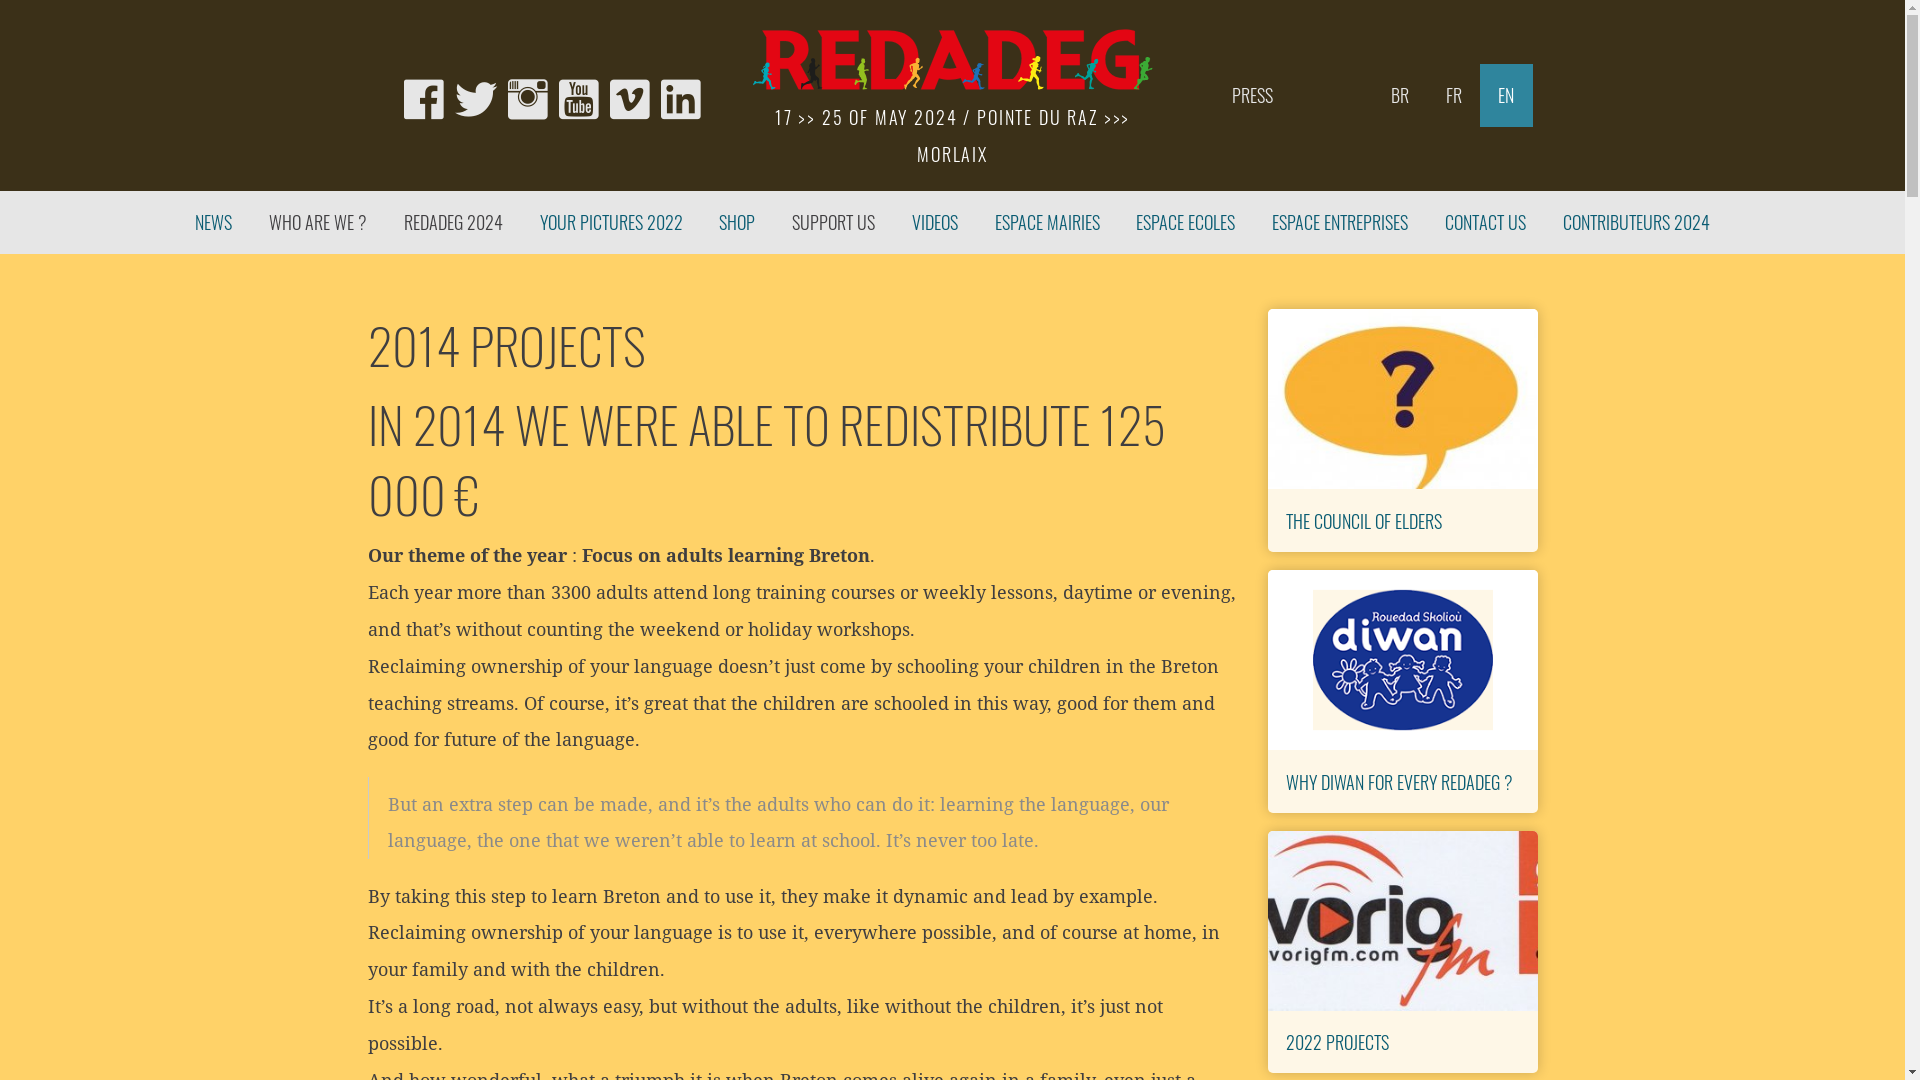 This screenshot has width=1920, height=1080. I want to click on 'YOUR PICTURES 2022', so click(521, 222).